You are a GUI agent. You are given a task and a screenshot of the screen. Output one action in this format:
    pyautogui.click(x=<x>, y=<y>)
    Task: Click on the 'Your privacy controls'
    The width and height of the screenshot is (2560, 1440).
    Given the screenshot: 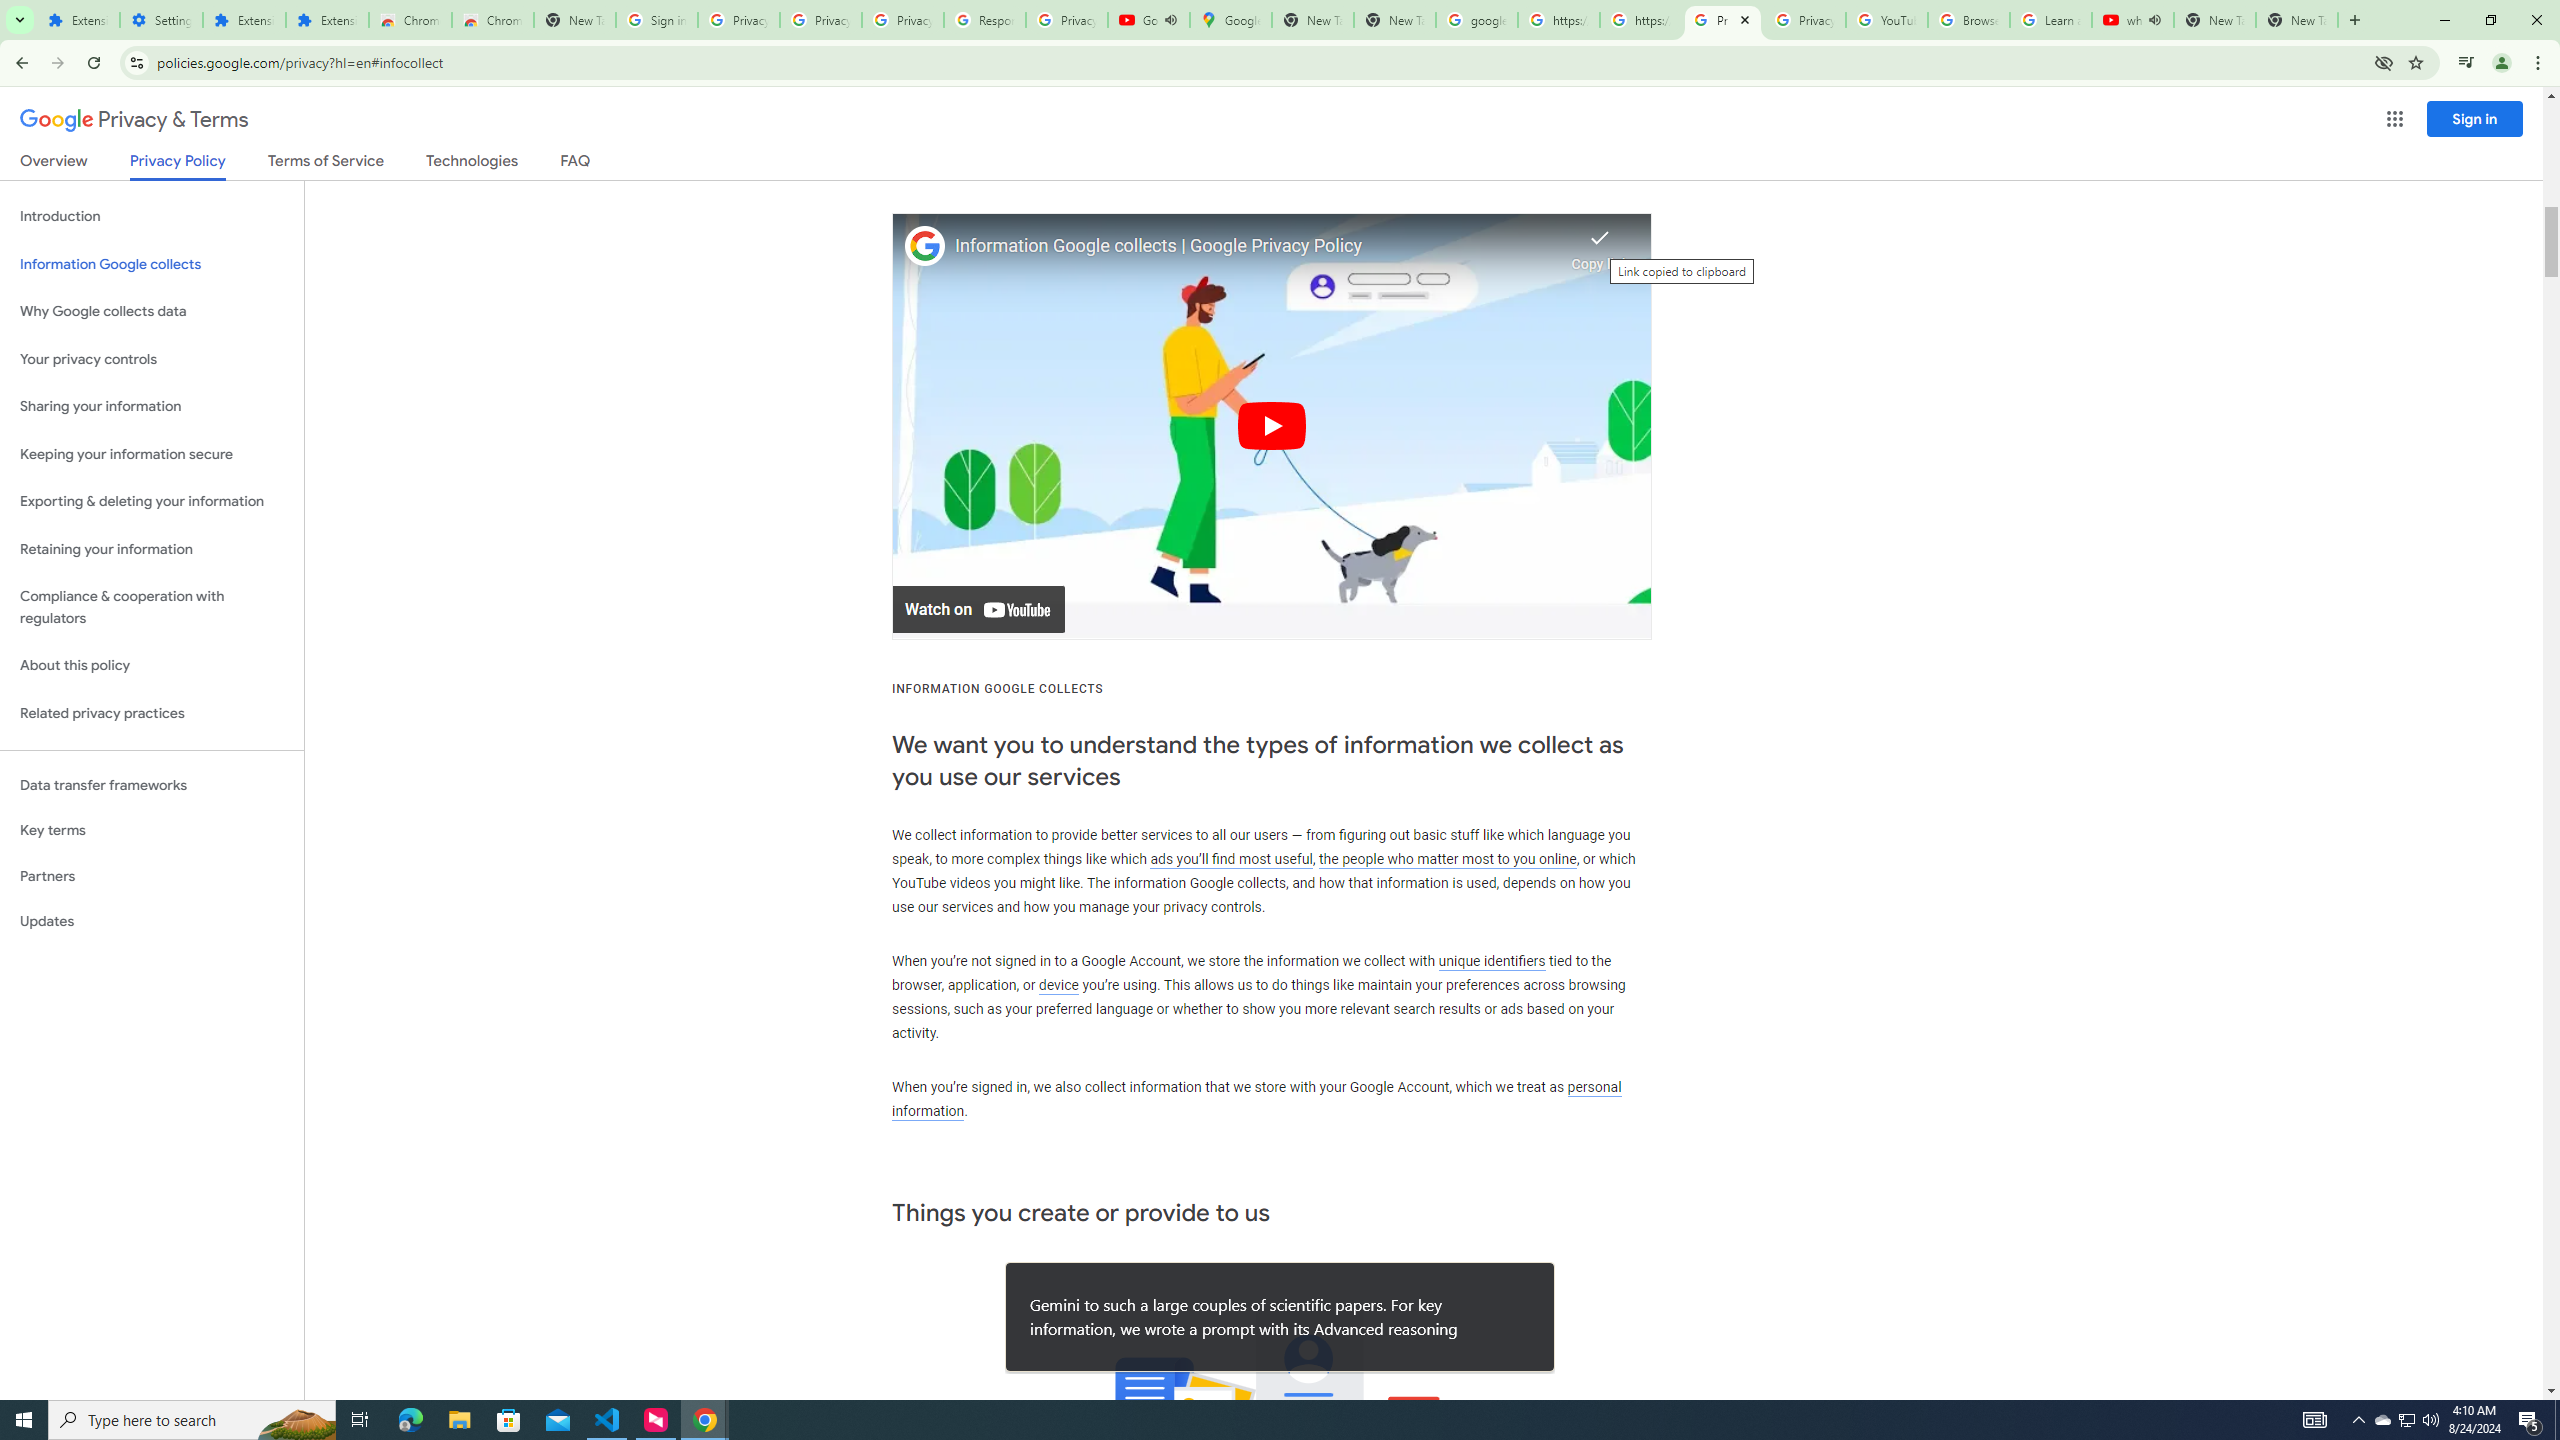 What is the action you would take?
    pyautogui.click(x=151, y=360)
    